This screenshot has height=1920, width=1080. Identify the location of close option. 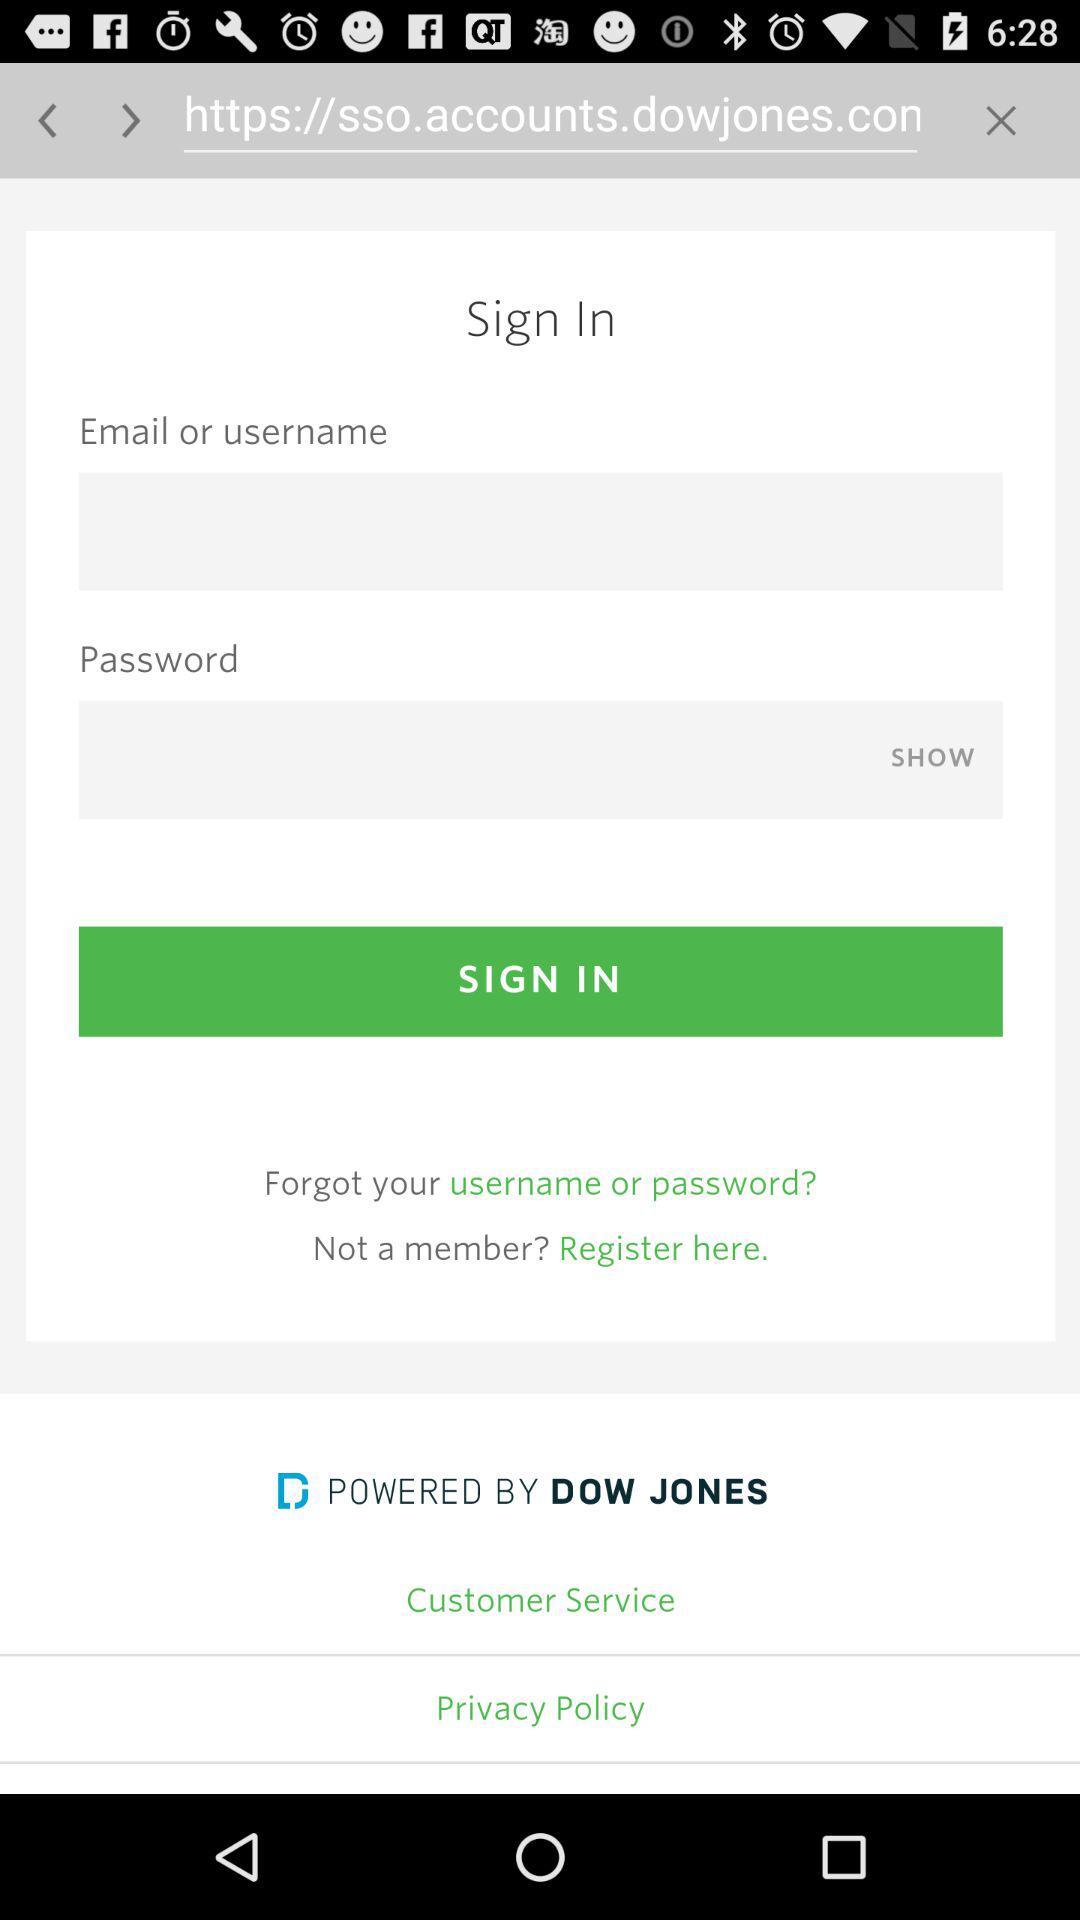
(1001, 119).